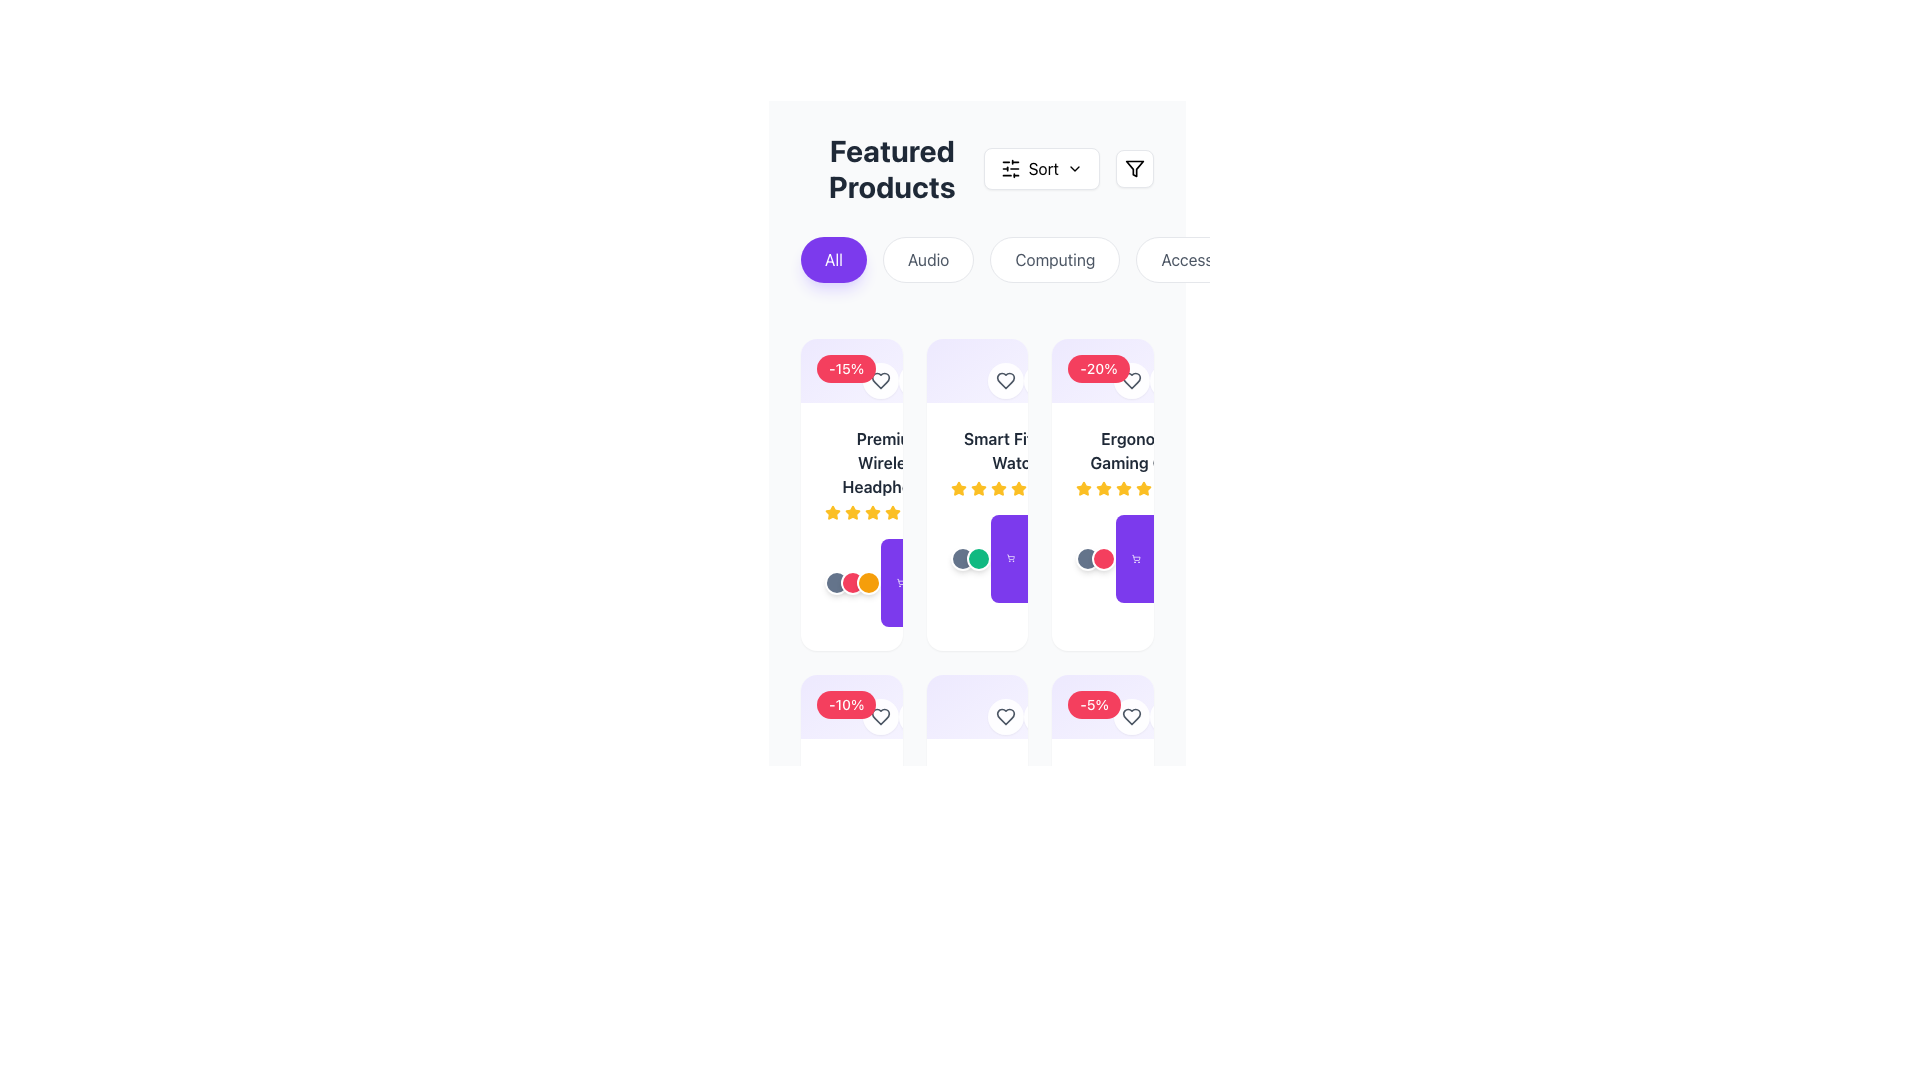 This screenshot has width=1920, height=1080. What do you see at coordinates (1040, 168) in the screenshot?
I see `the 'Sort' button with dropdown functionality` at bounding box center [1040, 168].